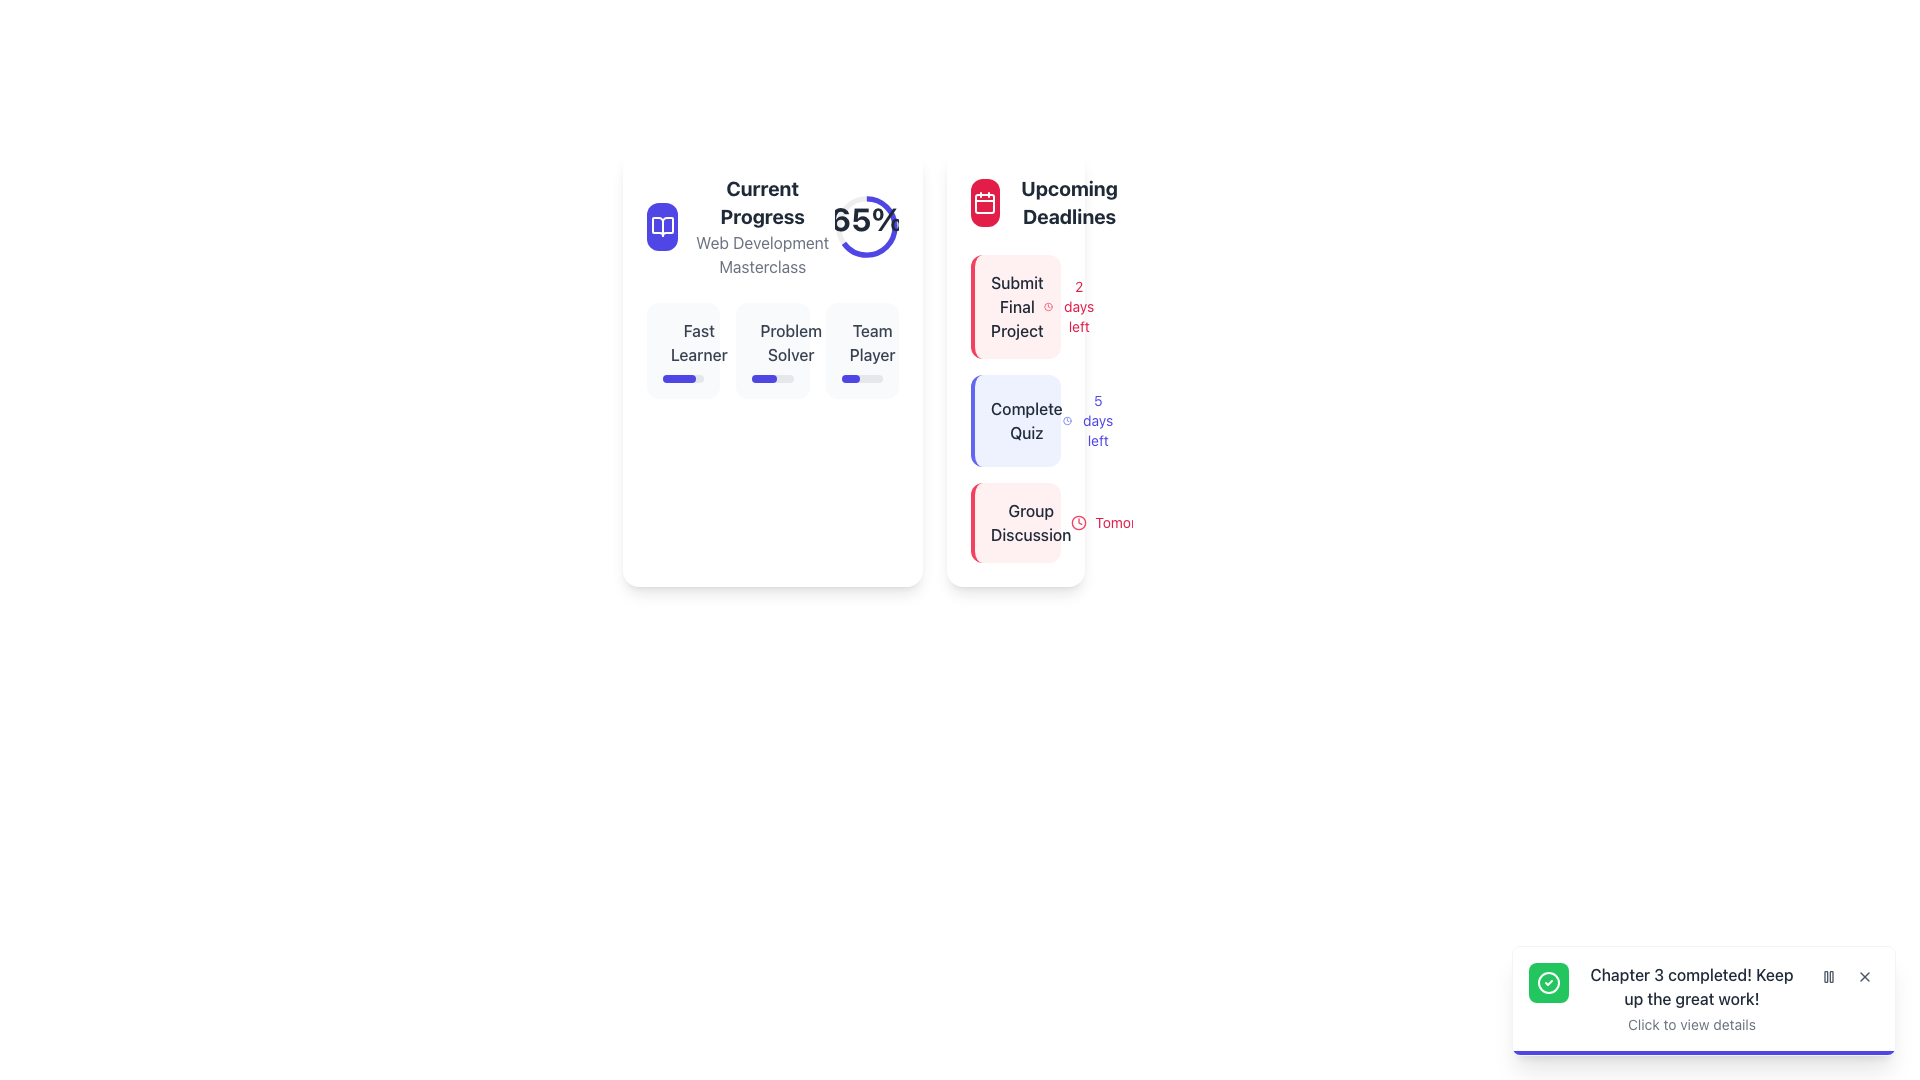 The width and height of the screenshot is (1920, 1080). What do you see at coordinates (1016, 419) in the screenshot?
I see `the 'Complete Quiz' card element, which features bold dark gray text, an indigo clock icon, and is styled with a soft indigo border on the left and a light indigo background, positioned in the 'Upcoming Deadlines' section` at bounding box center [1016, 419].